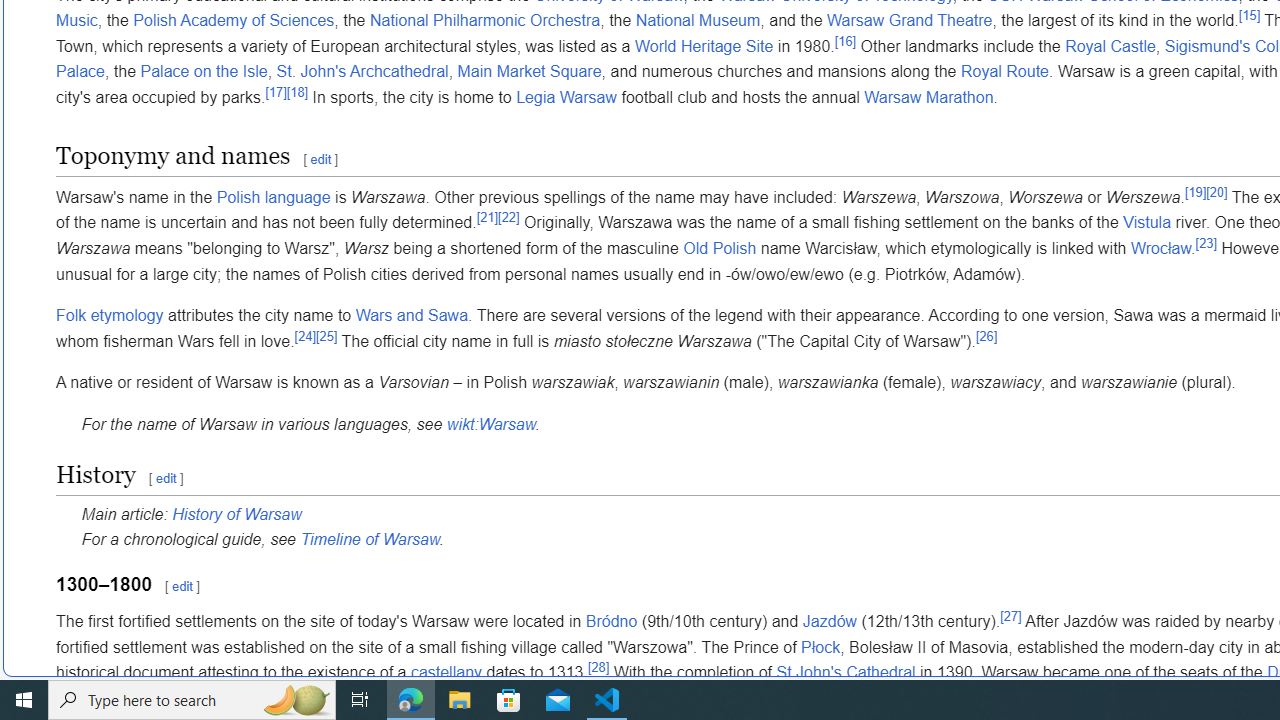  What do you see at coordinates (1195, 192) in the screenshot?
I see `'[19]'` at bounding box center [1195, 192].